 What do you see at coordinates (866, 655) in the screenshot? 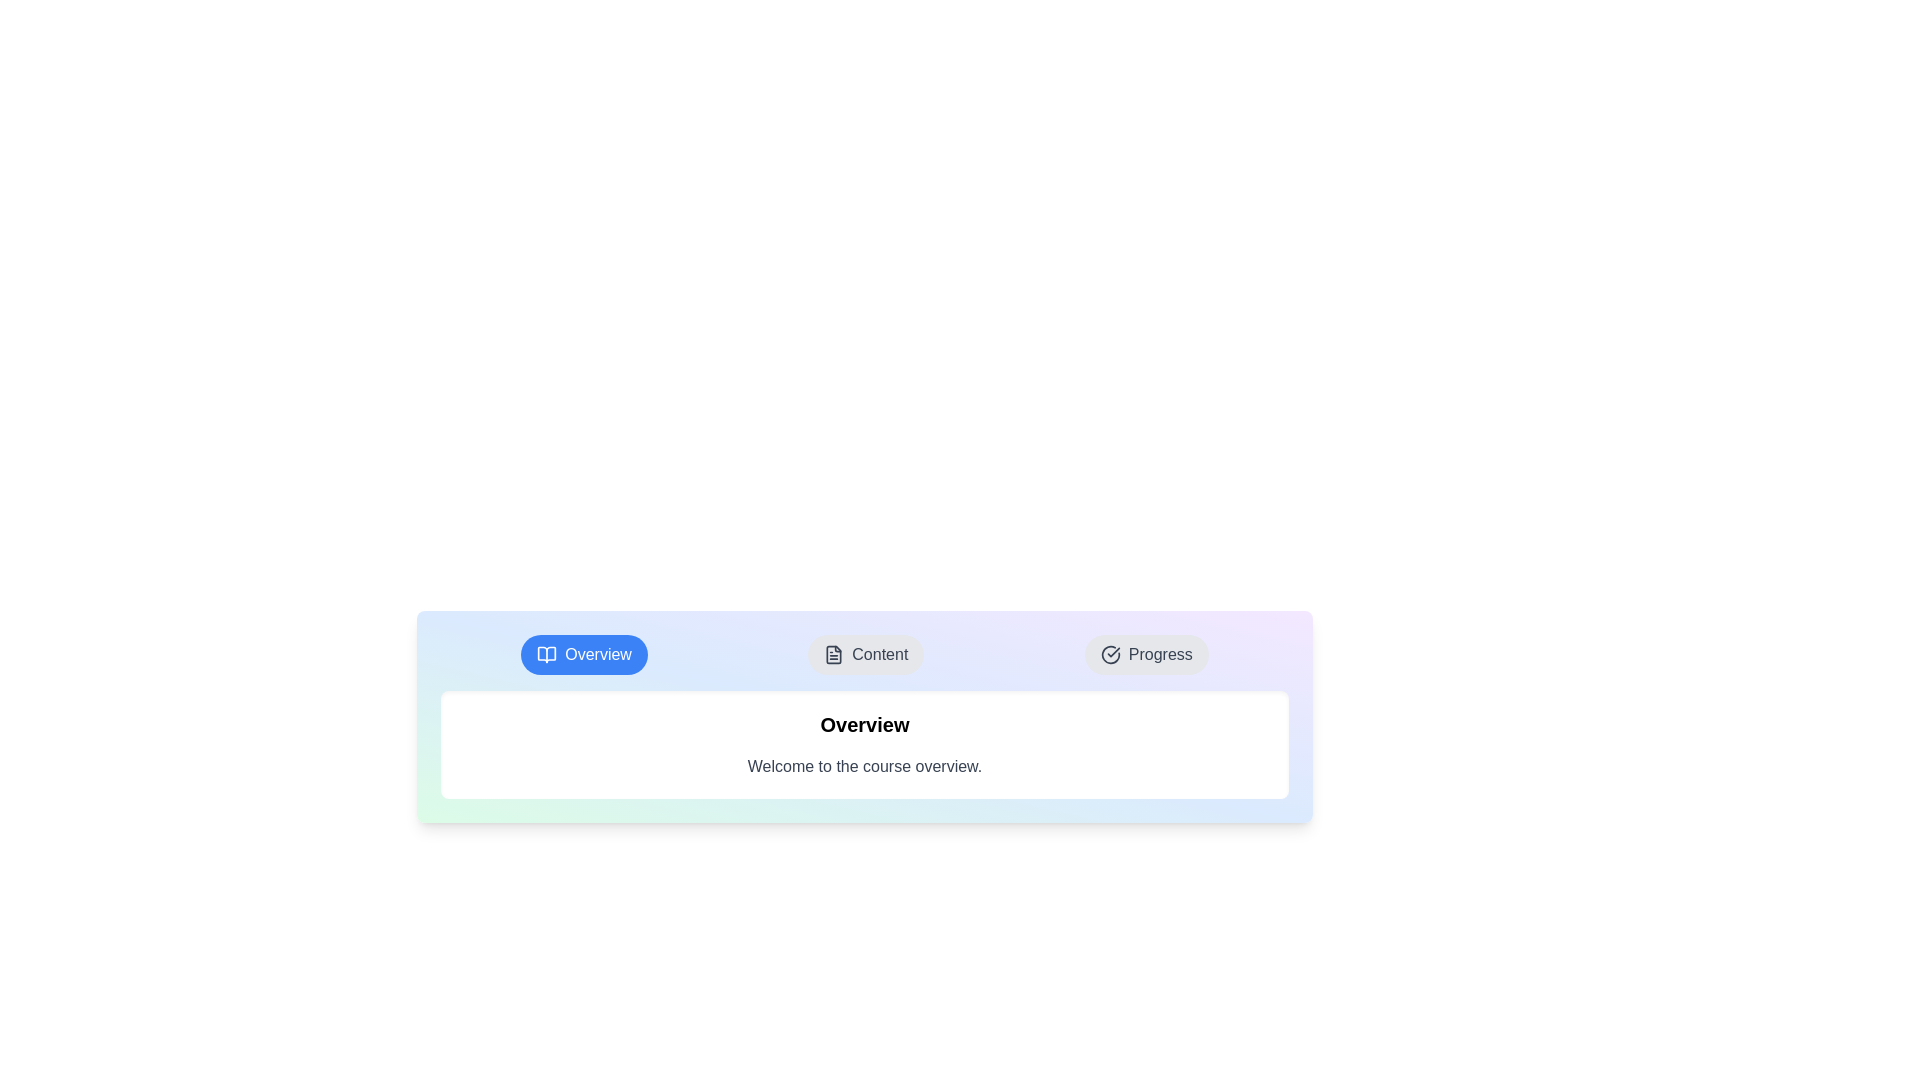
I see `the tab Content to observe its visual feedback` at bounding box center [866, 655].